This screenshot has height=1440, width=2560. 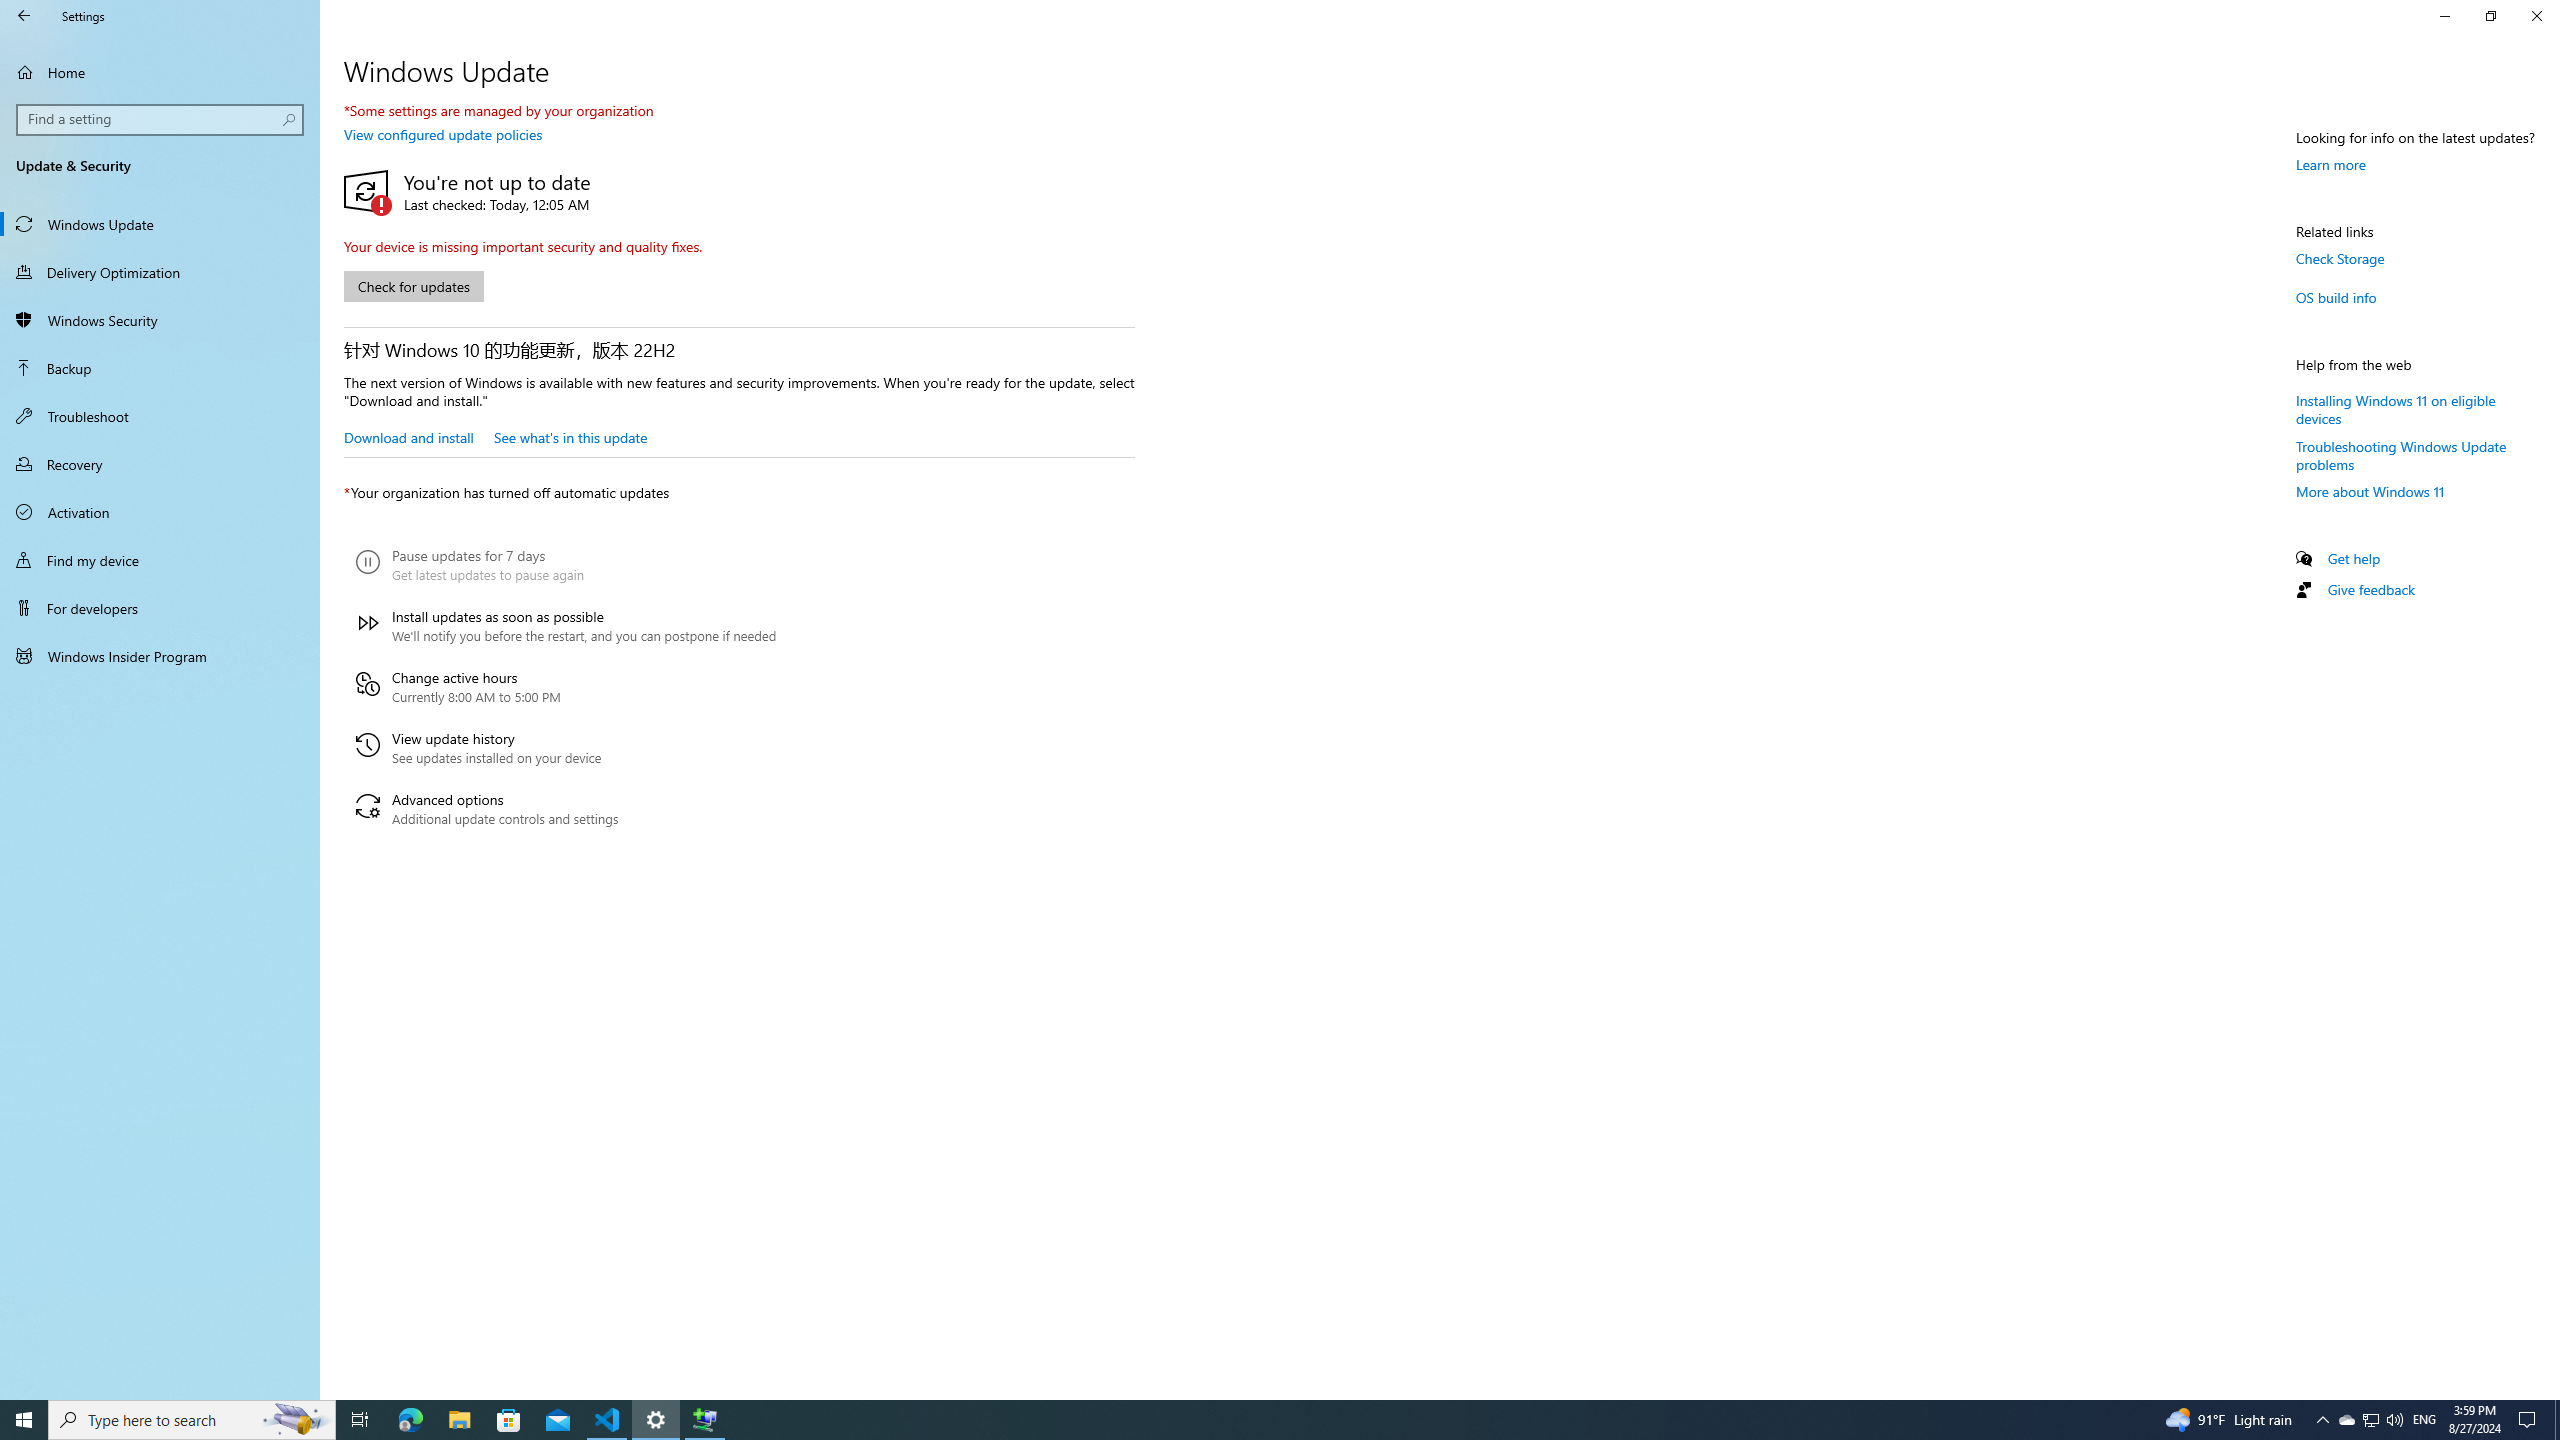 I want to click on 'Installing Windows 11 on eligible devices', so click(x=2396, y=407).